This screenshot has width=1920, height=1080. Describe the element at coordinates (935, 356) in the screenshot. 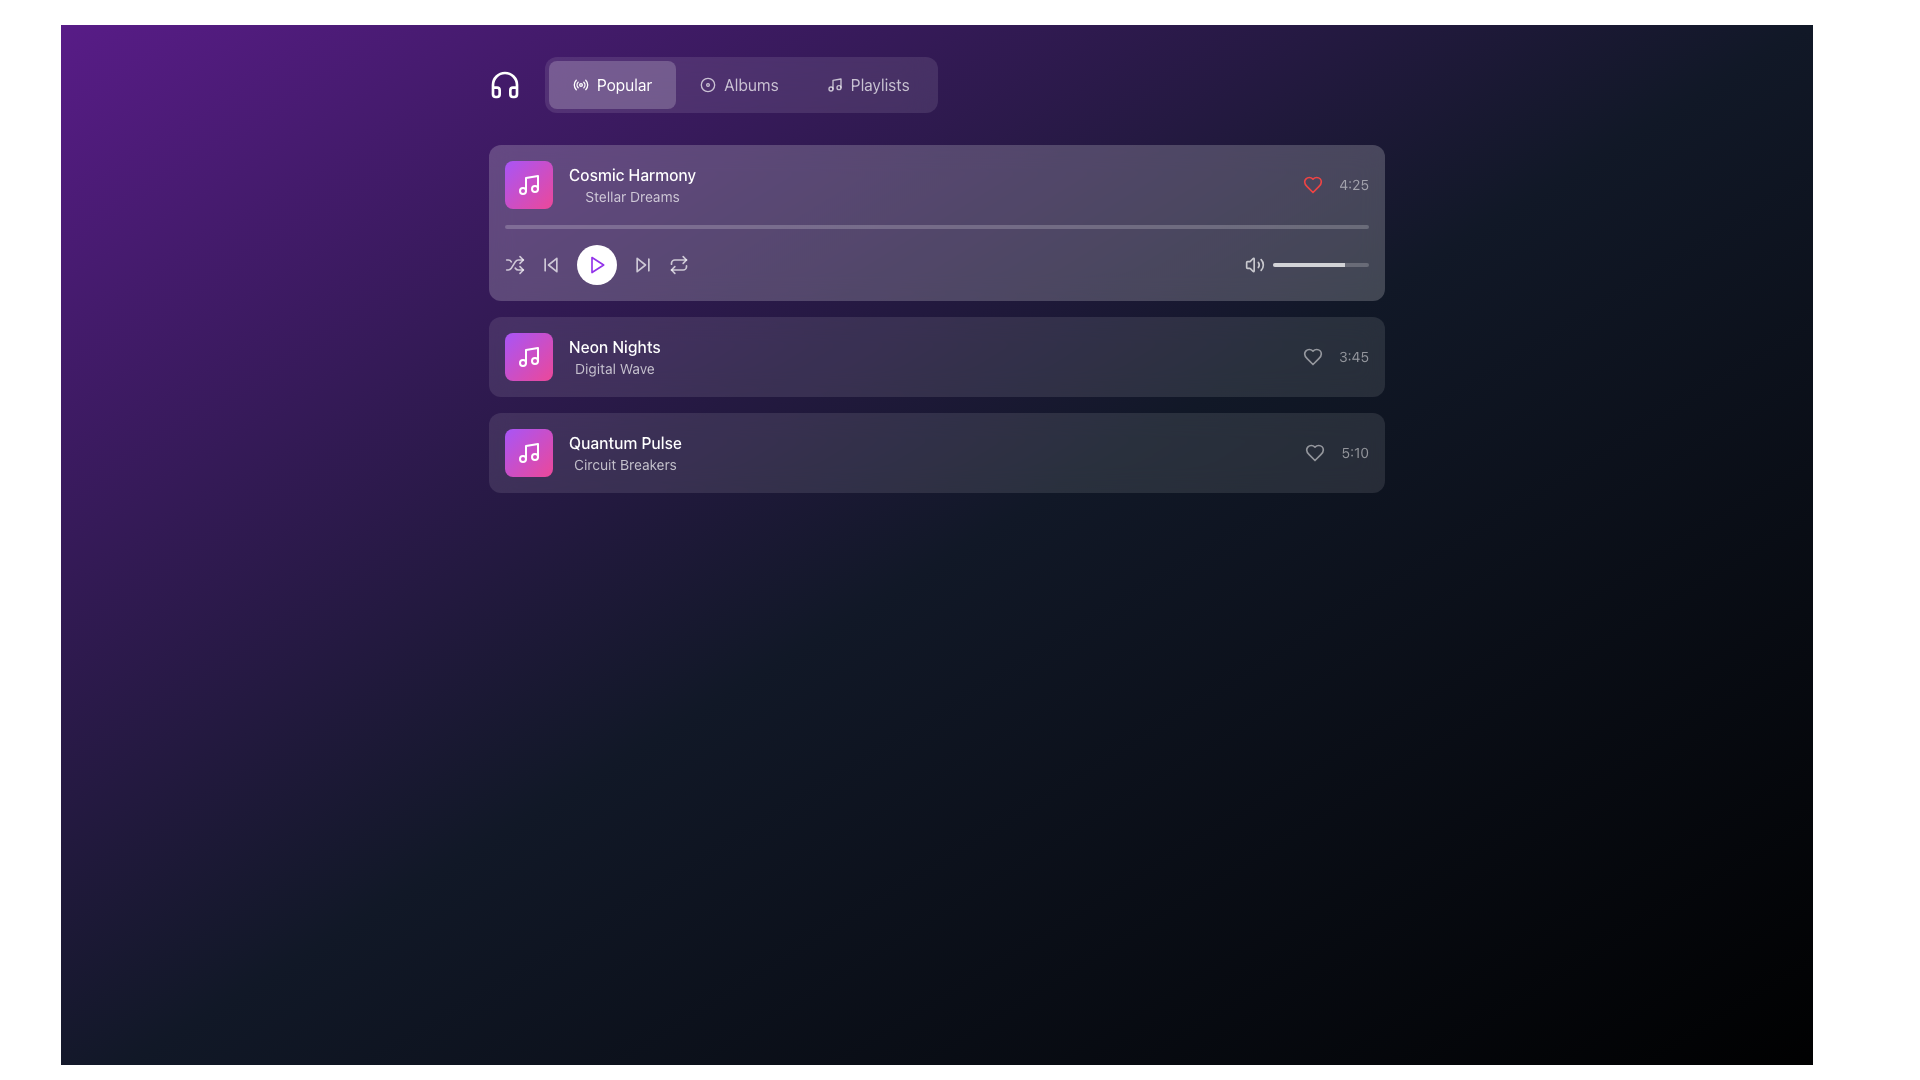

I see `to select or activate the second card in the playlist, which is located below 'Cosmic Harmony' and above 'Quantum Pulse'` at that location.